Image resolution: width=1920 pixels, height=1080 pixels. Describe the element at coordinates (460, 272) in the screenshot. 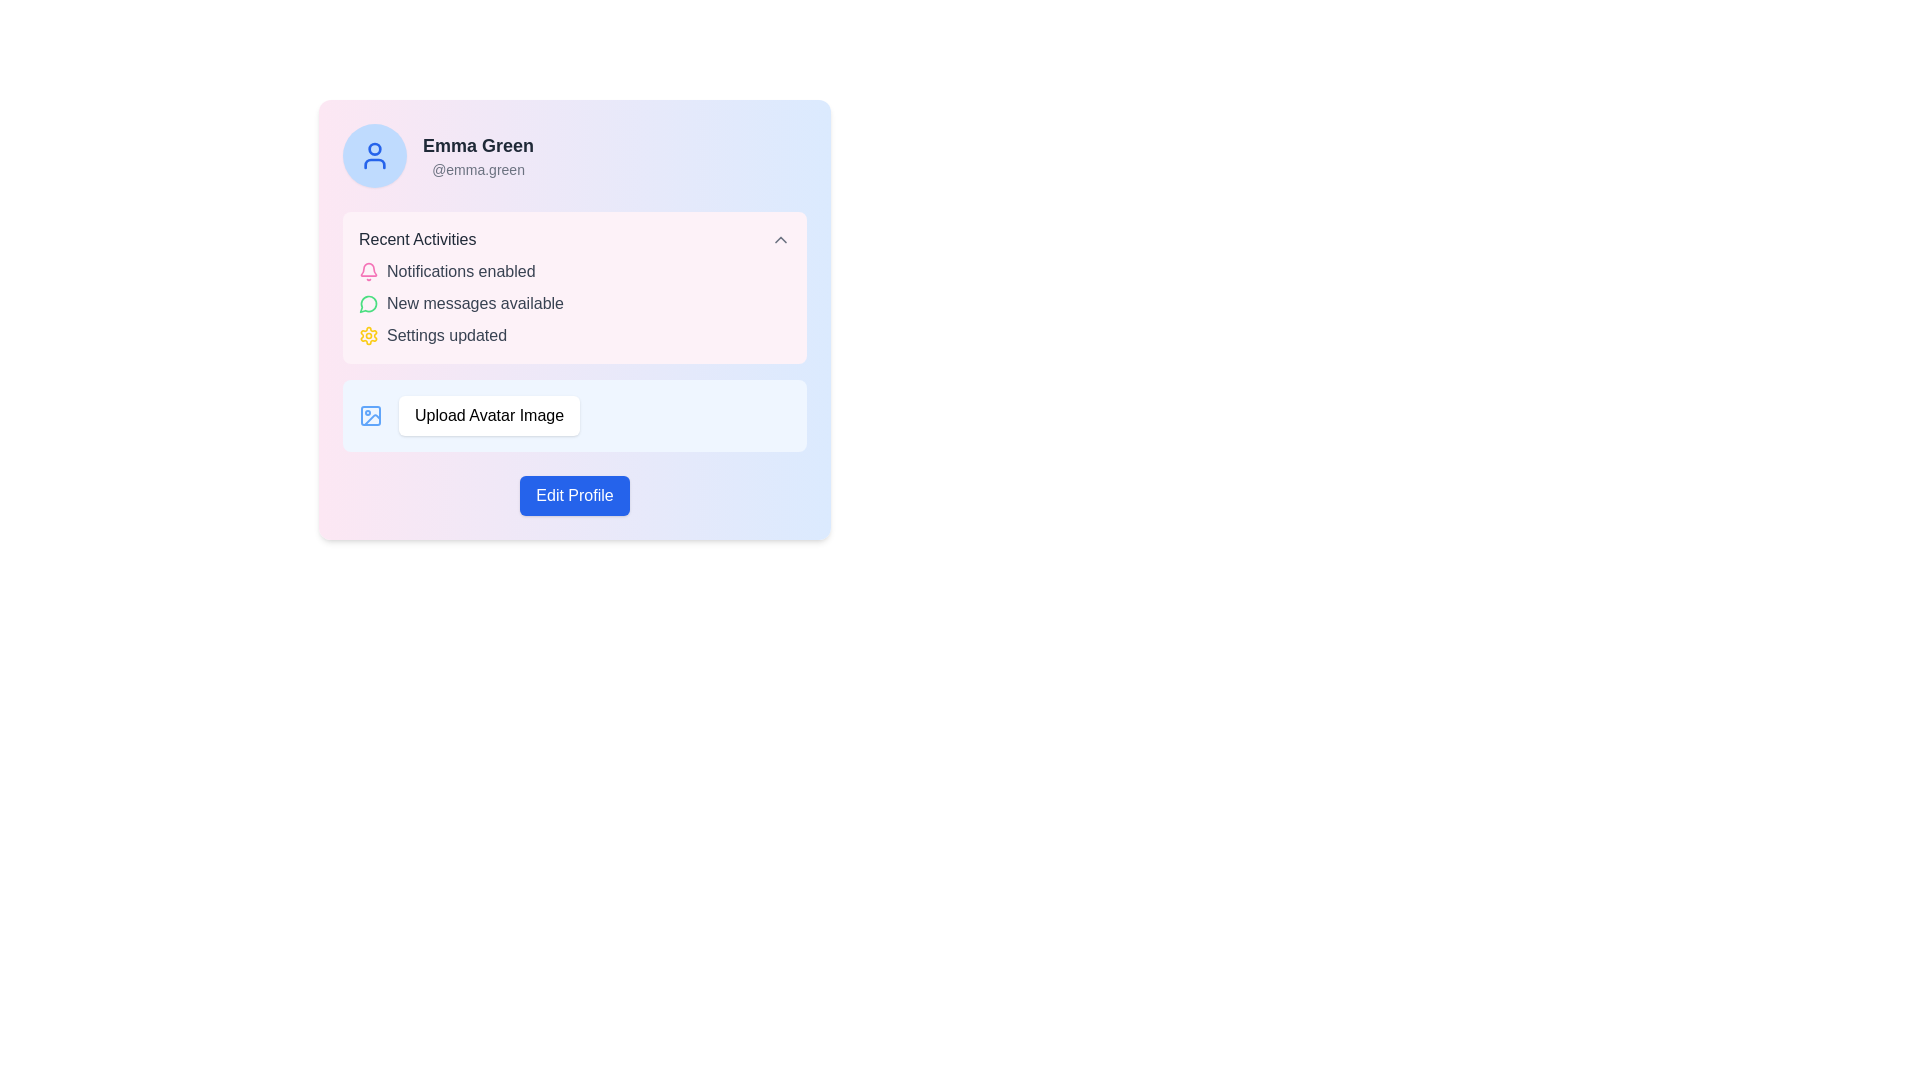

I see `the informative text label displaying 'Notifications enabled', which is located in the 'Recent Activities' section, positioned to the right of the pink bell icon` at that location.